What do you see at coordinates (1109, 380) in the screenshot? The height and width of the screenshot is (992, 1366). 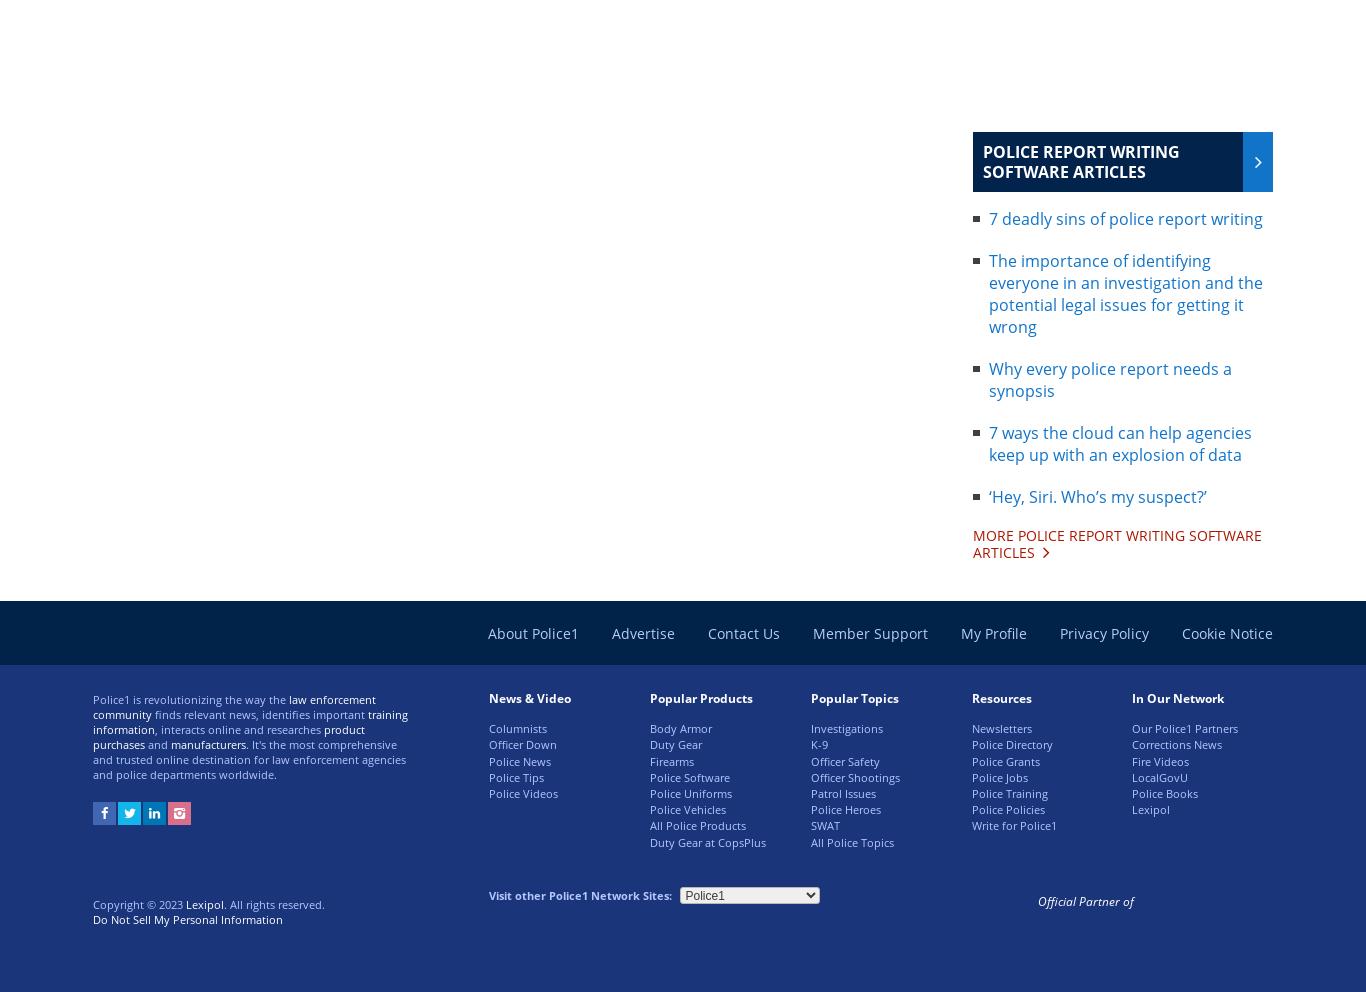 I see `'Why every police report needs a synopsis'` at bounding box center [1109, 380].